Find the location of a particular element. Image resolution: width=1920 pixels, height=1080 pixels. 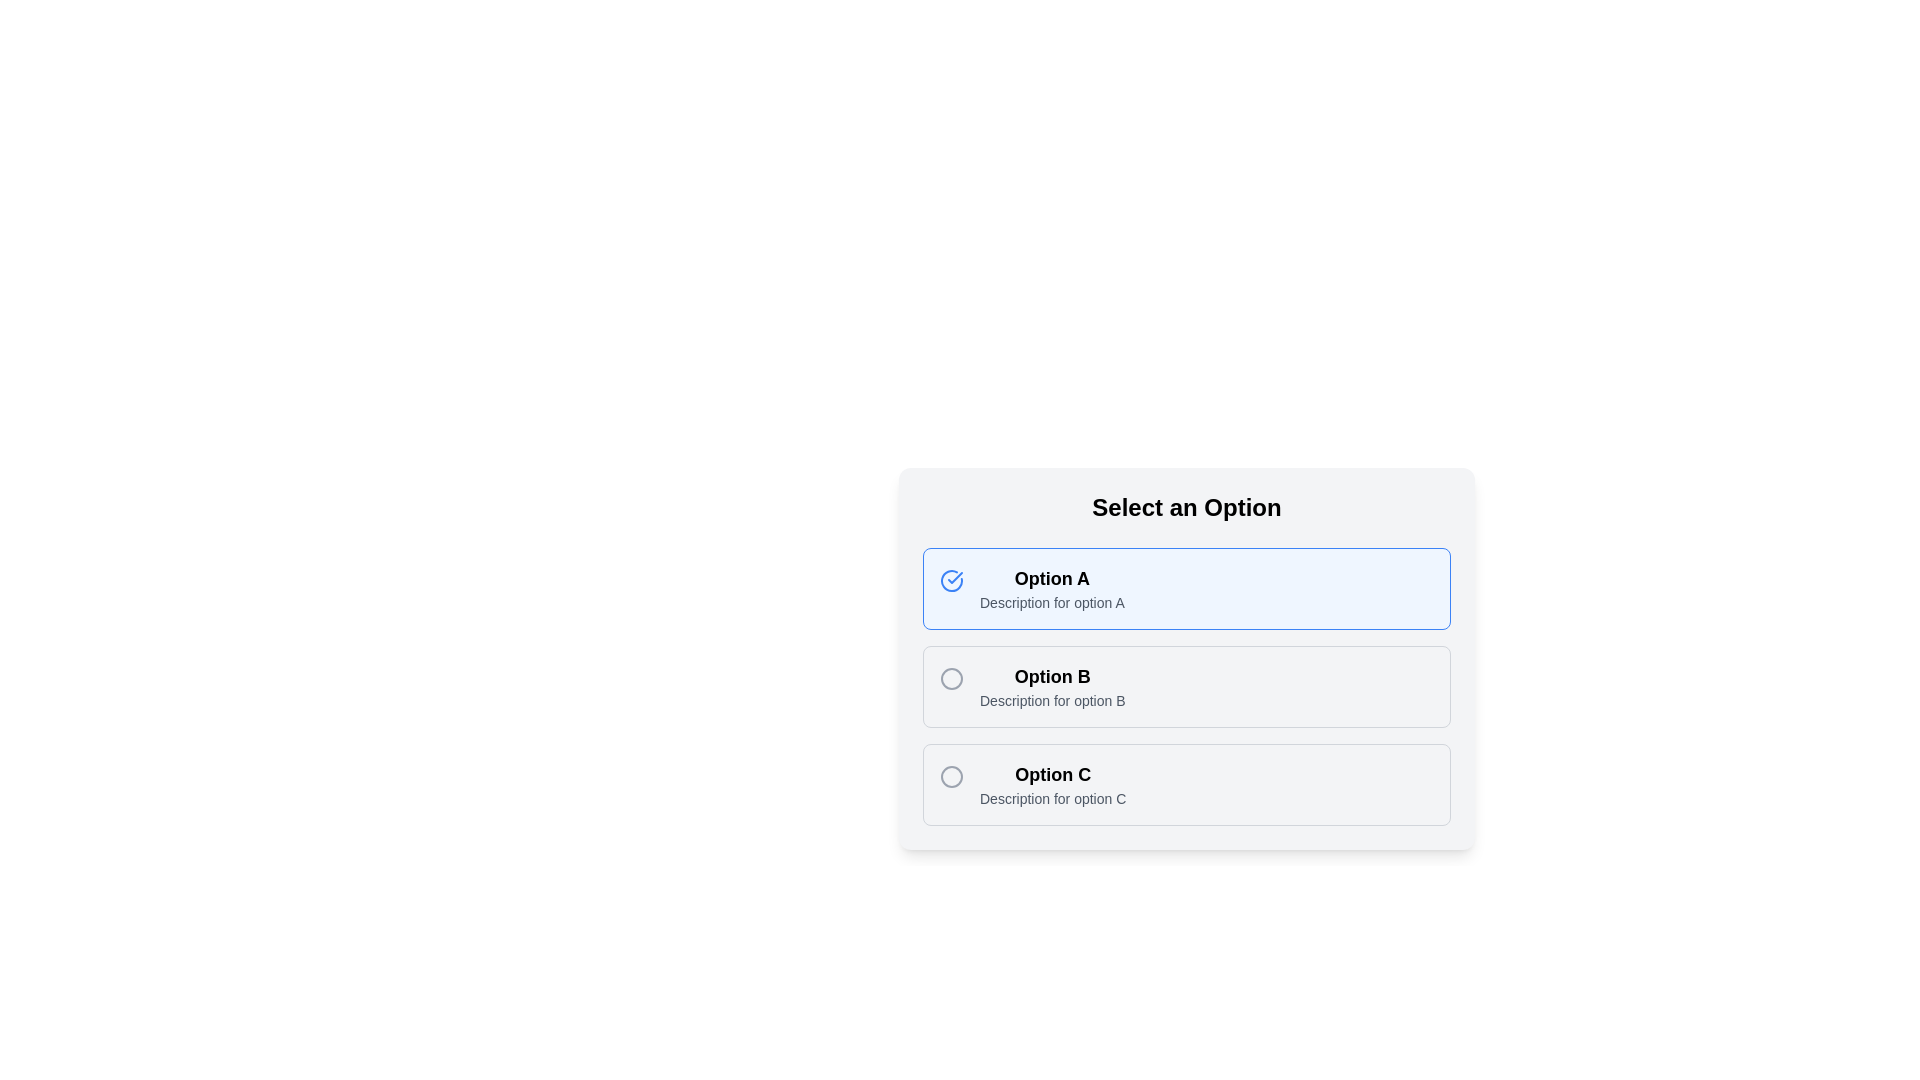

to select the second option in the centered selectable list item with a light gray background and white rounded borders, which is located directly below 'Option A' is located at coordinates (1186, 659).